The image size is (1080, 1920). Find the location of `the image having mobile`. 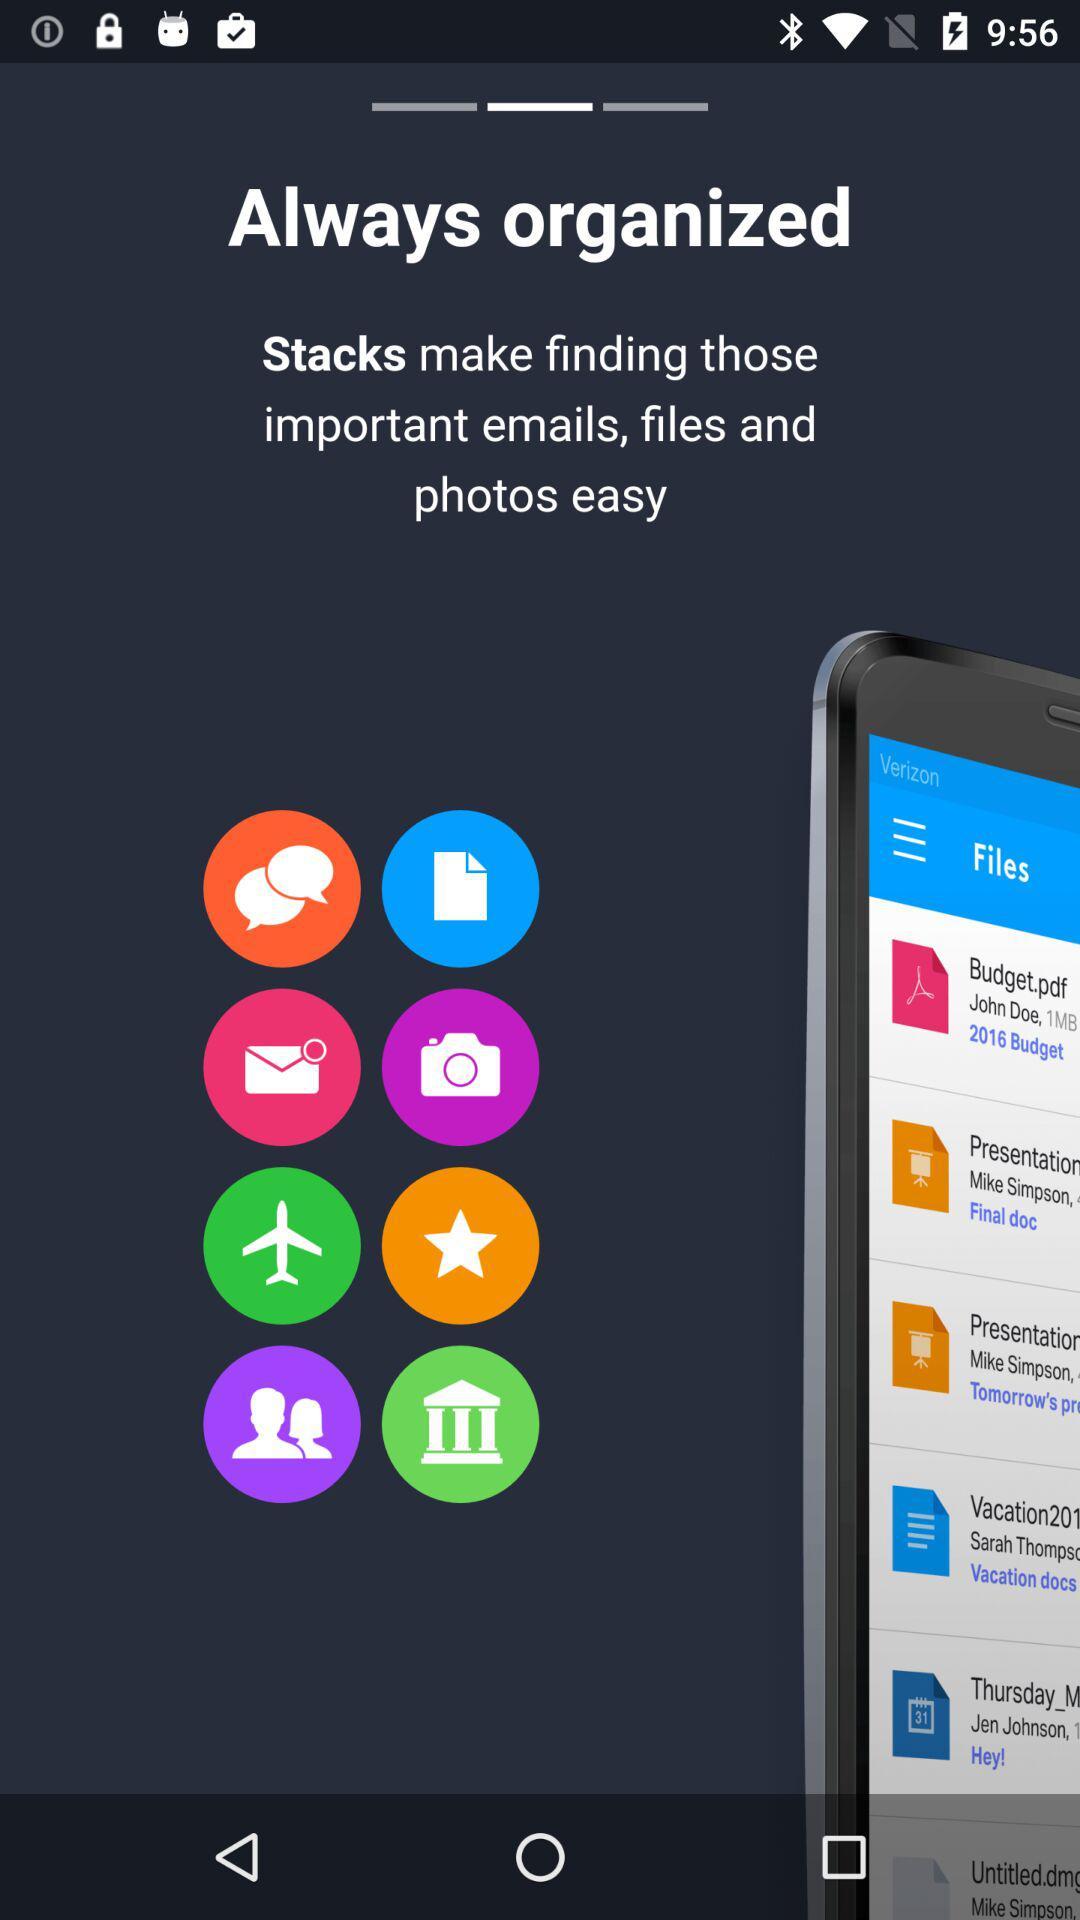

the image having mobile is located at coordinates (911, 1274).